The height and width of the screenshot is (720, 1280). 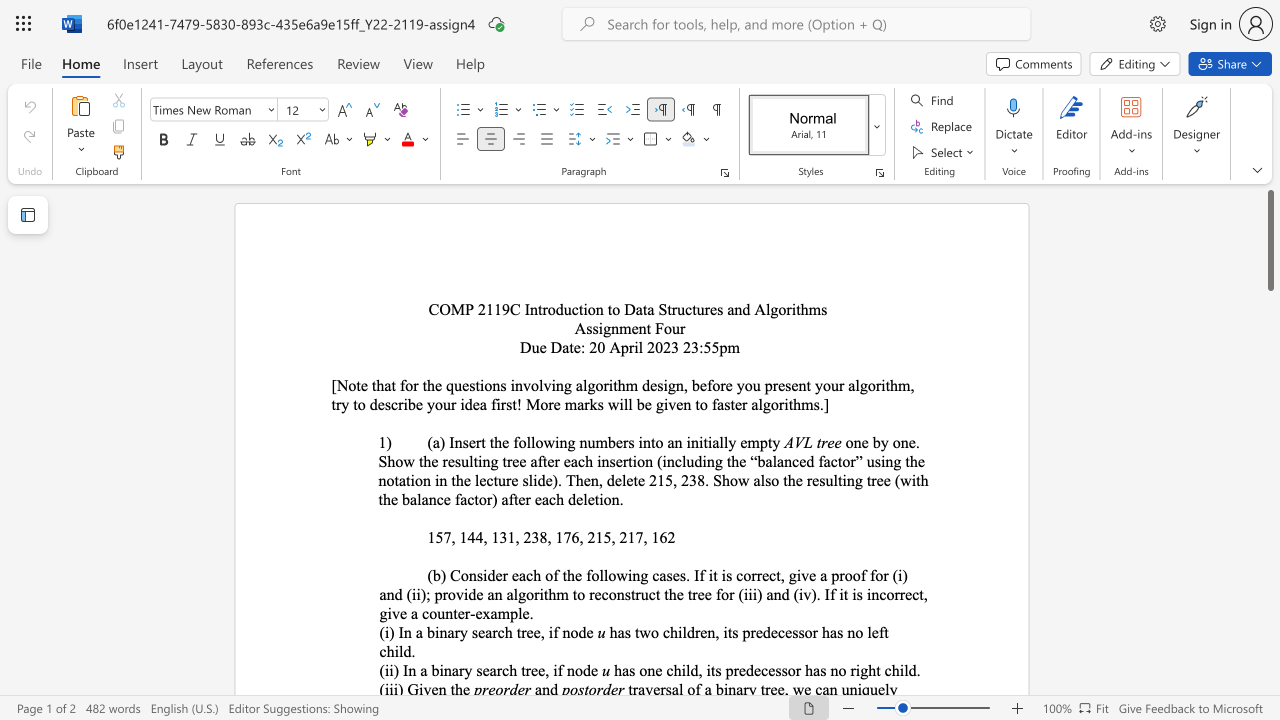 What do you see at coordinates (471, 441) in the screenshot?
I see `the 1th character "e" in the text` at bounding box center [471, 441].